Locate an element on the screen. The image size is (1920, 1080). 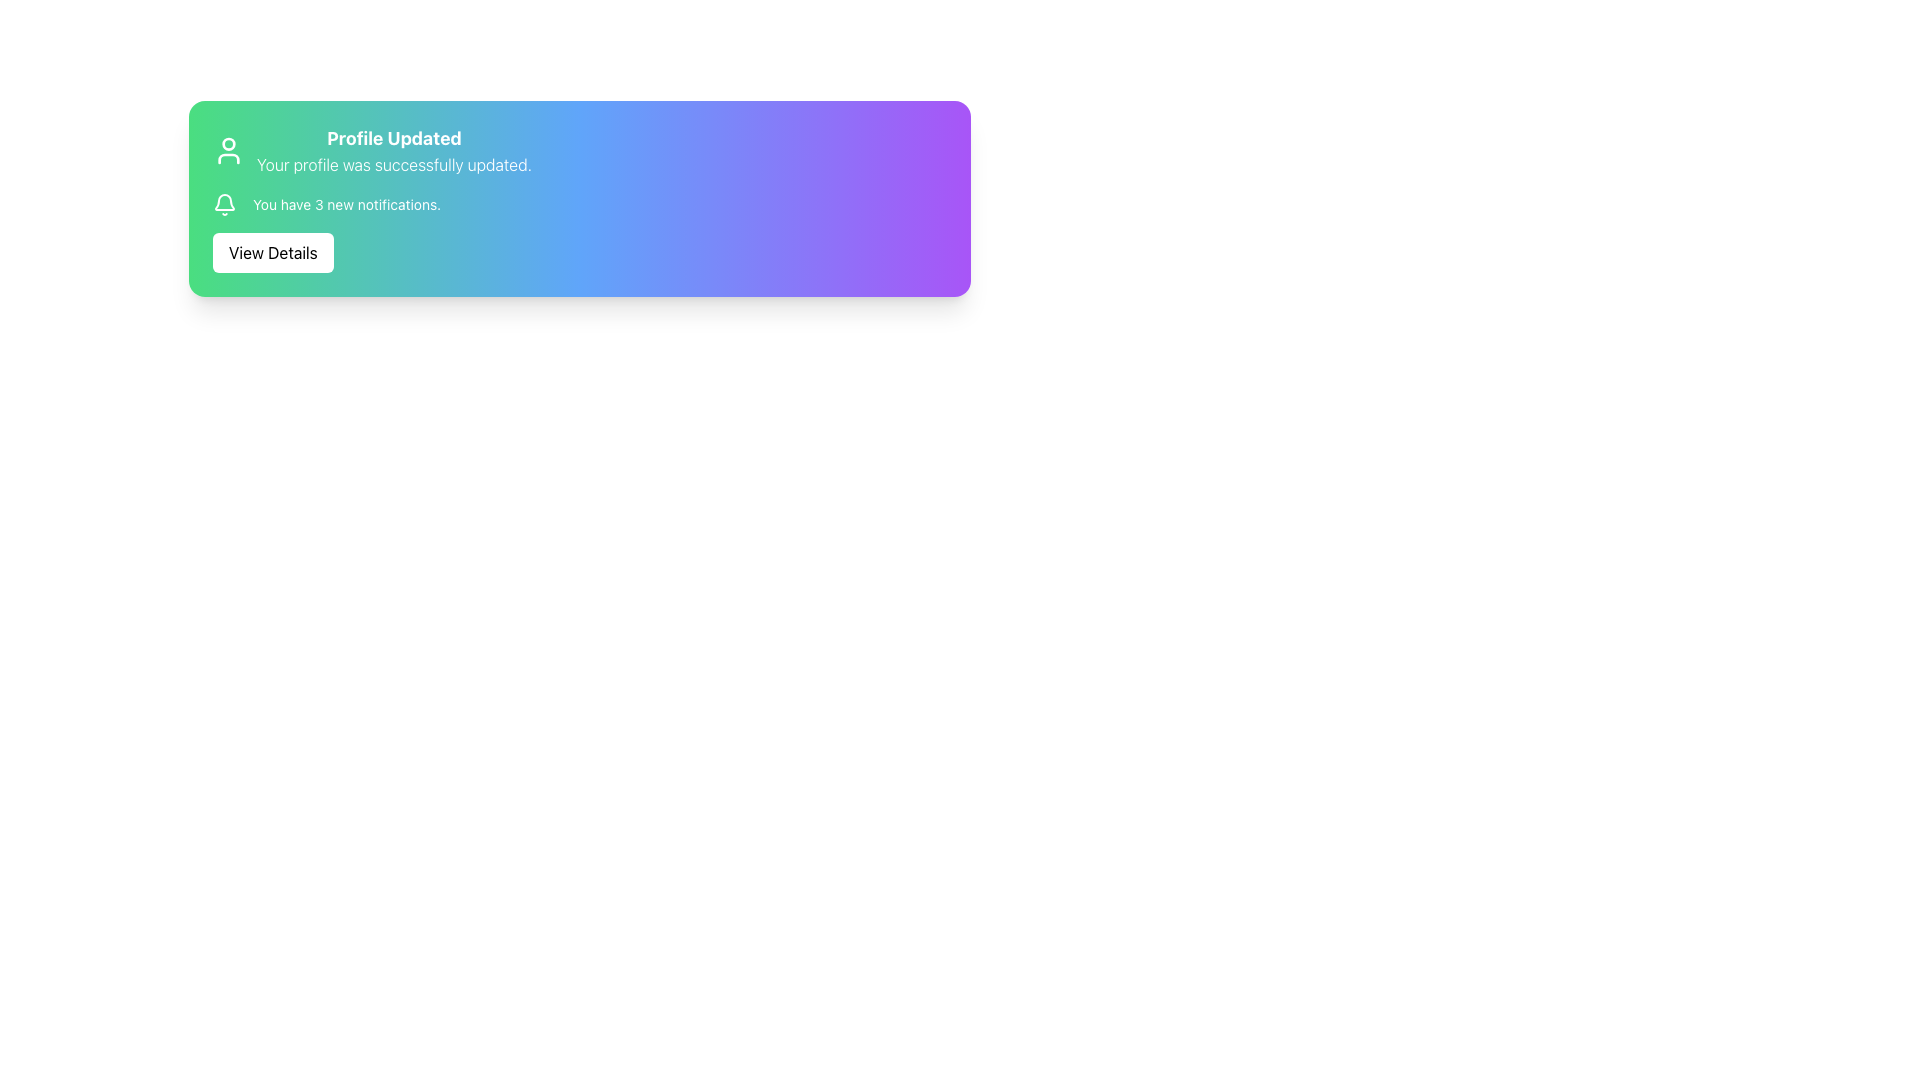
the green bell icon representing notifications, located to the left of the text 'You have 3 new notifications' in the notification card is located at coordinates (225, 204).